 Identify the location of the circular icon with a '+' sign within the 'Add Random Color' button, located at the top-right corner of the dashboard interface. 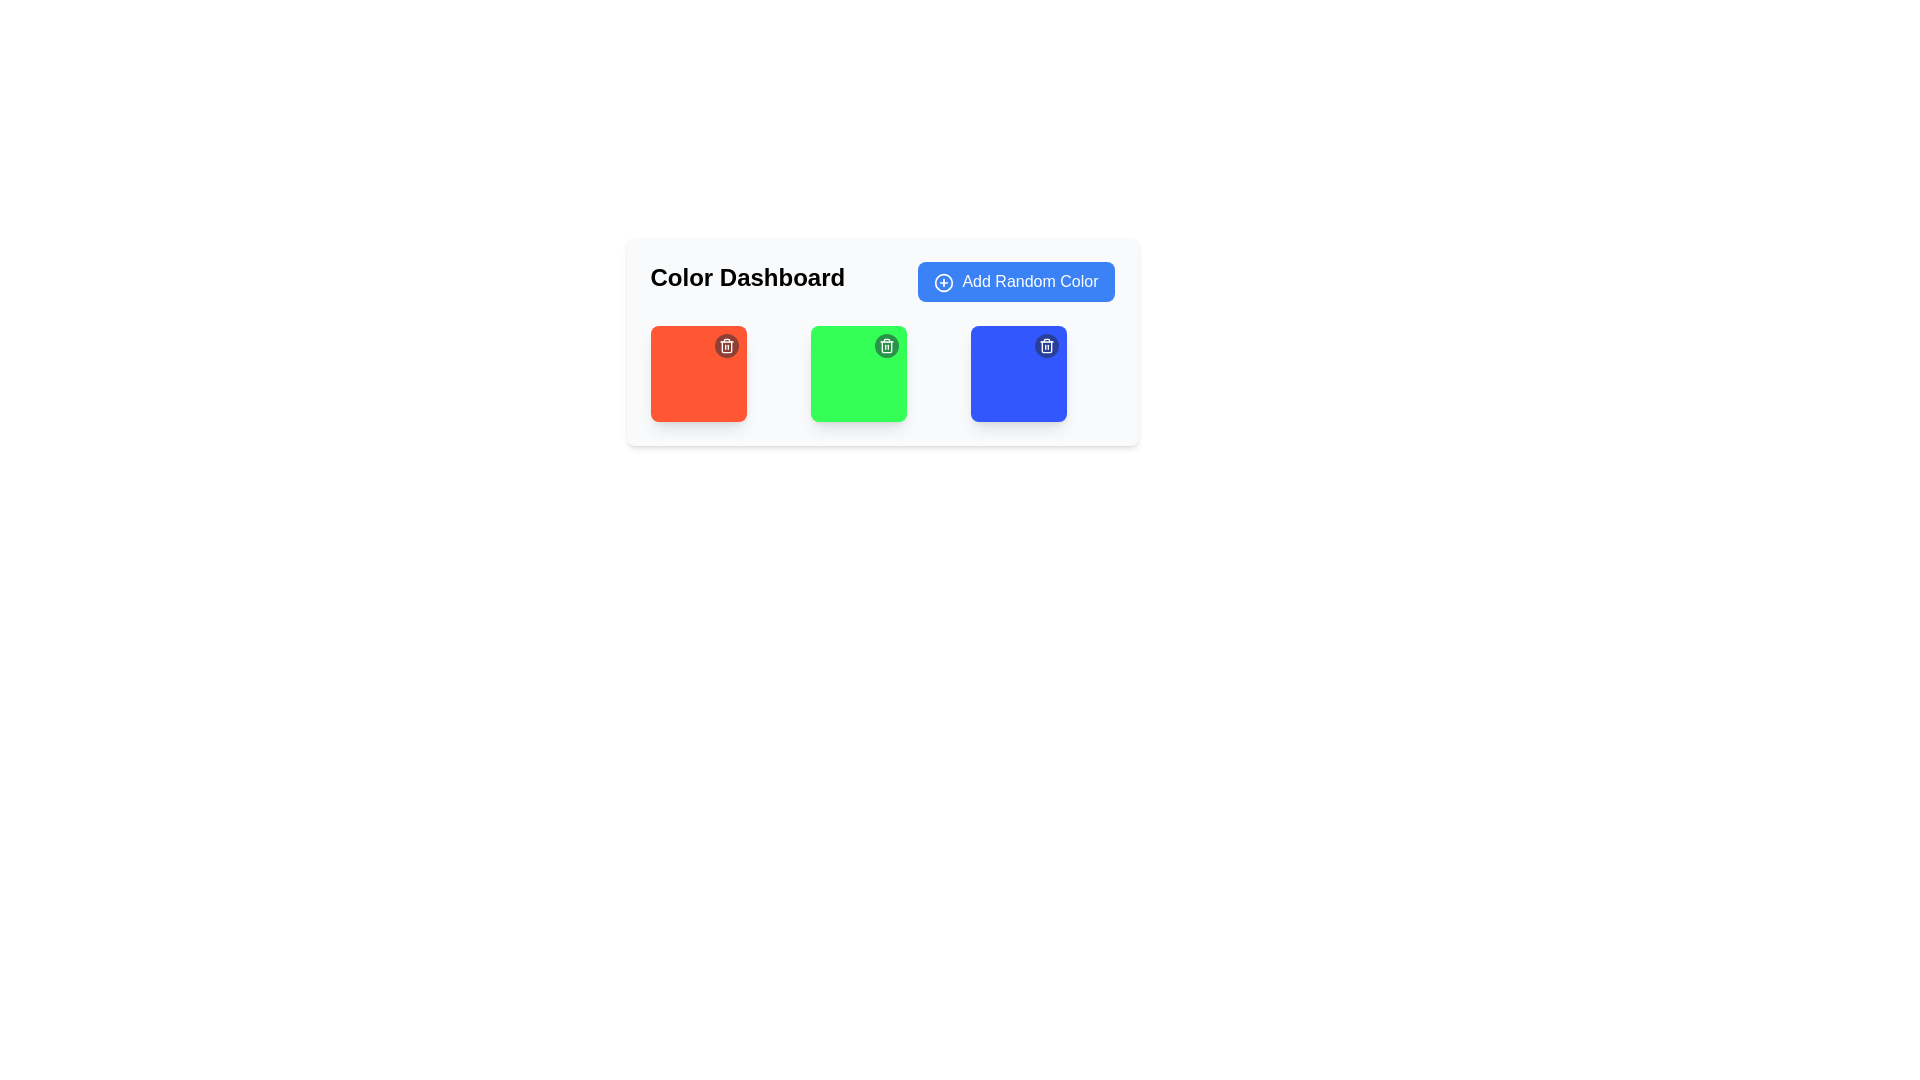
(943, 282).